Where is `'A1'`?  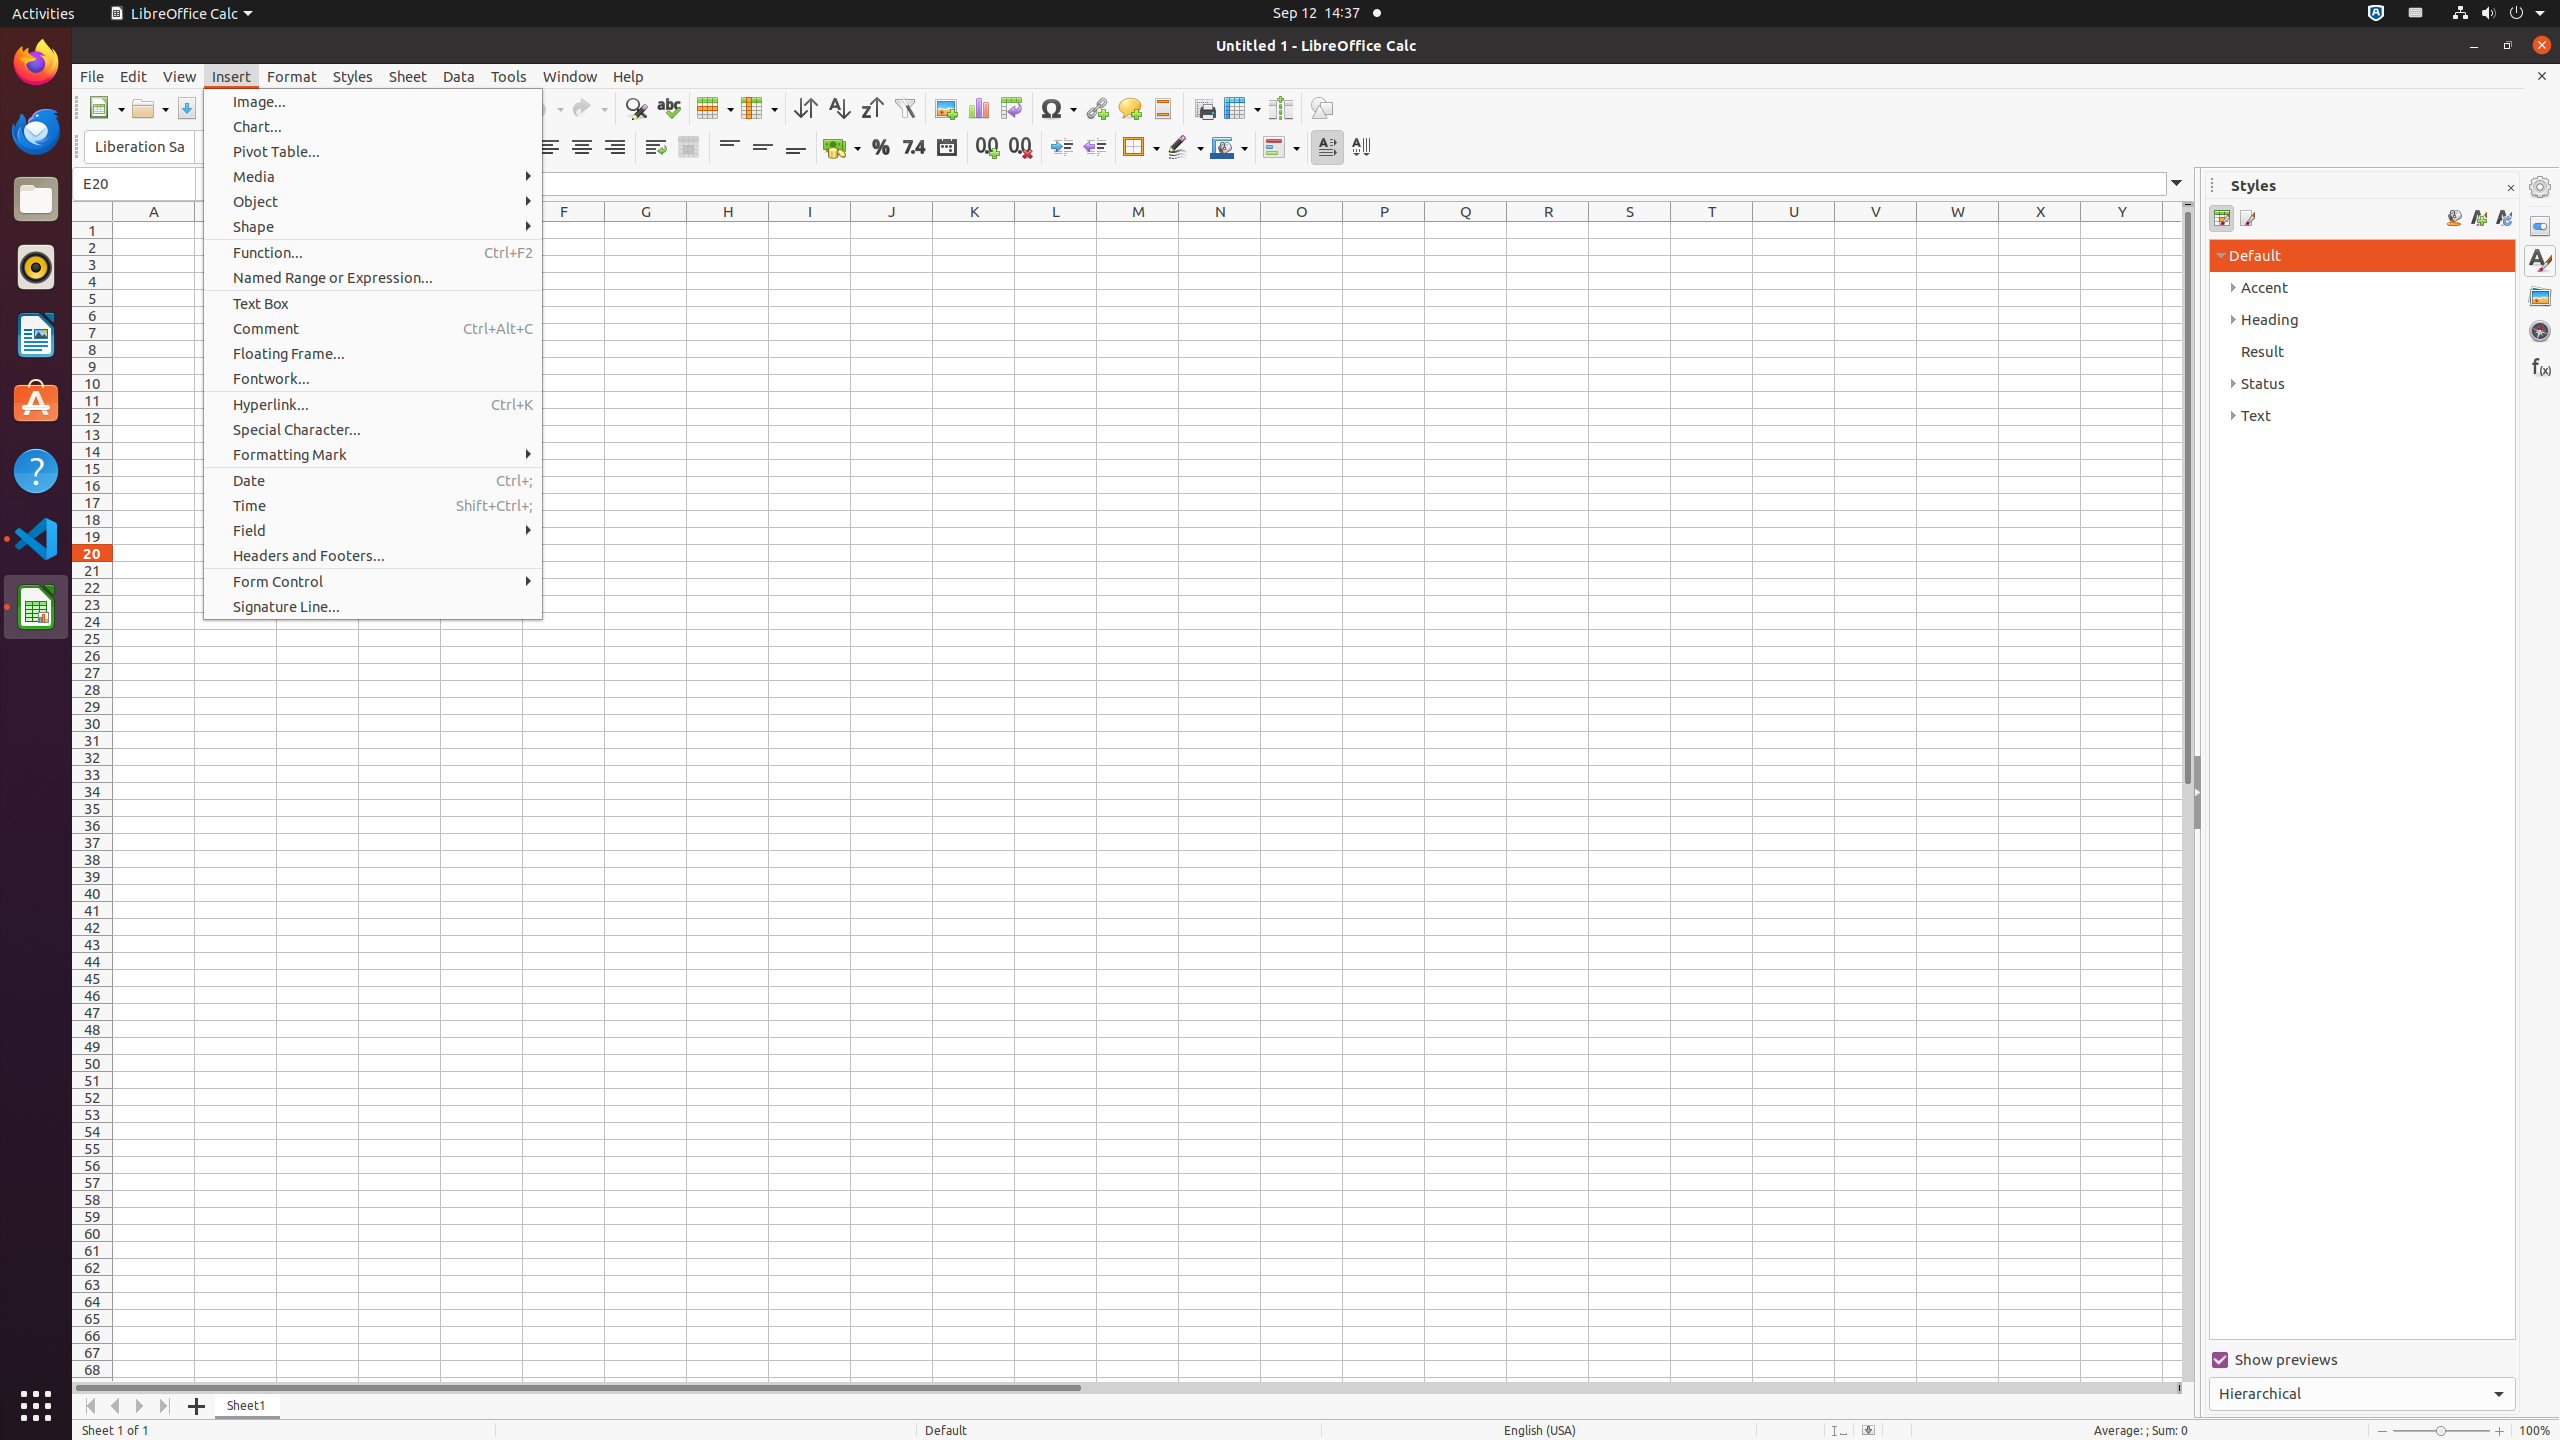
'A1' is located at coordinates (154, 229).